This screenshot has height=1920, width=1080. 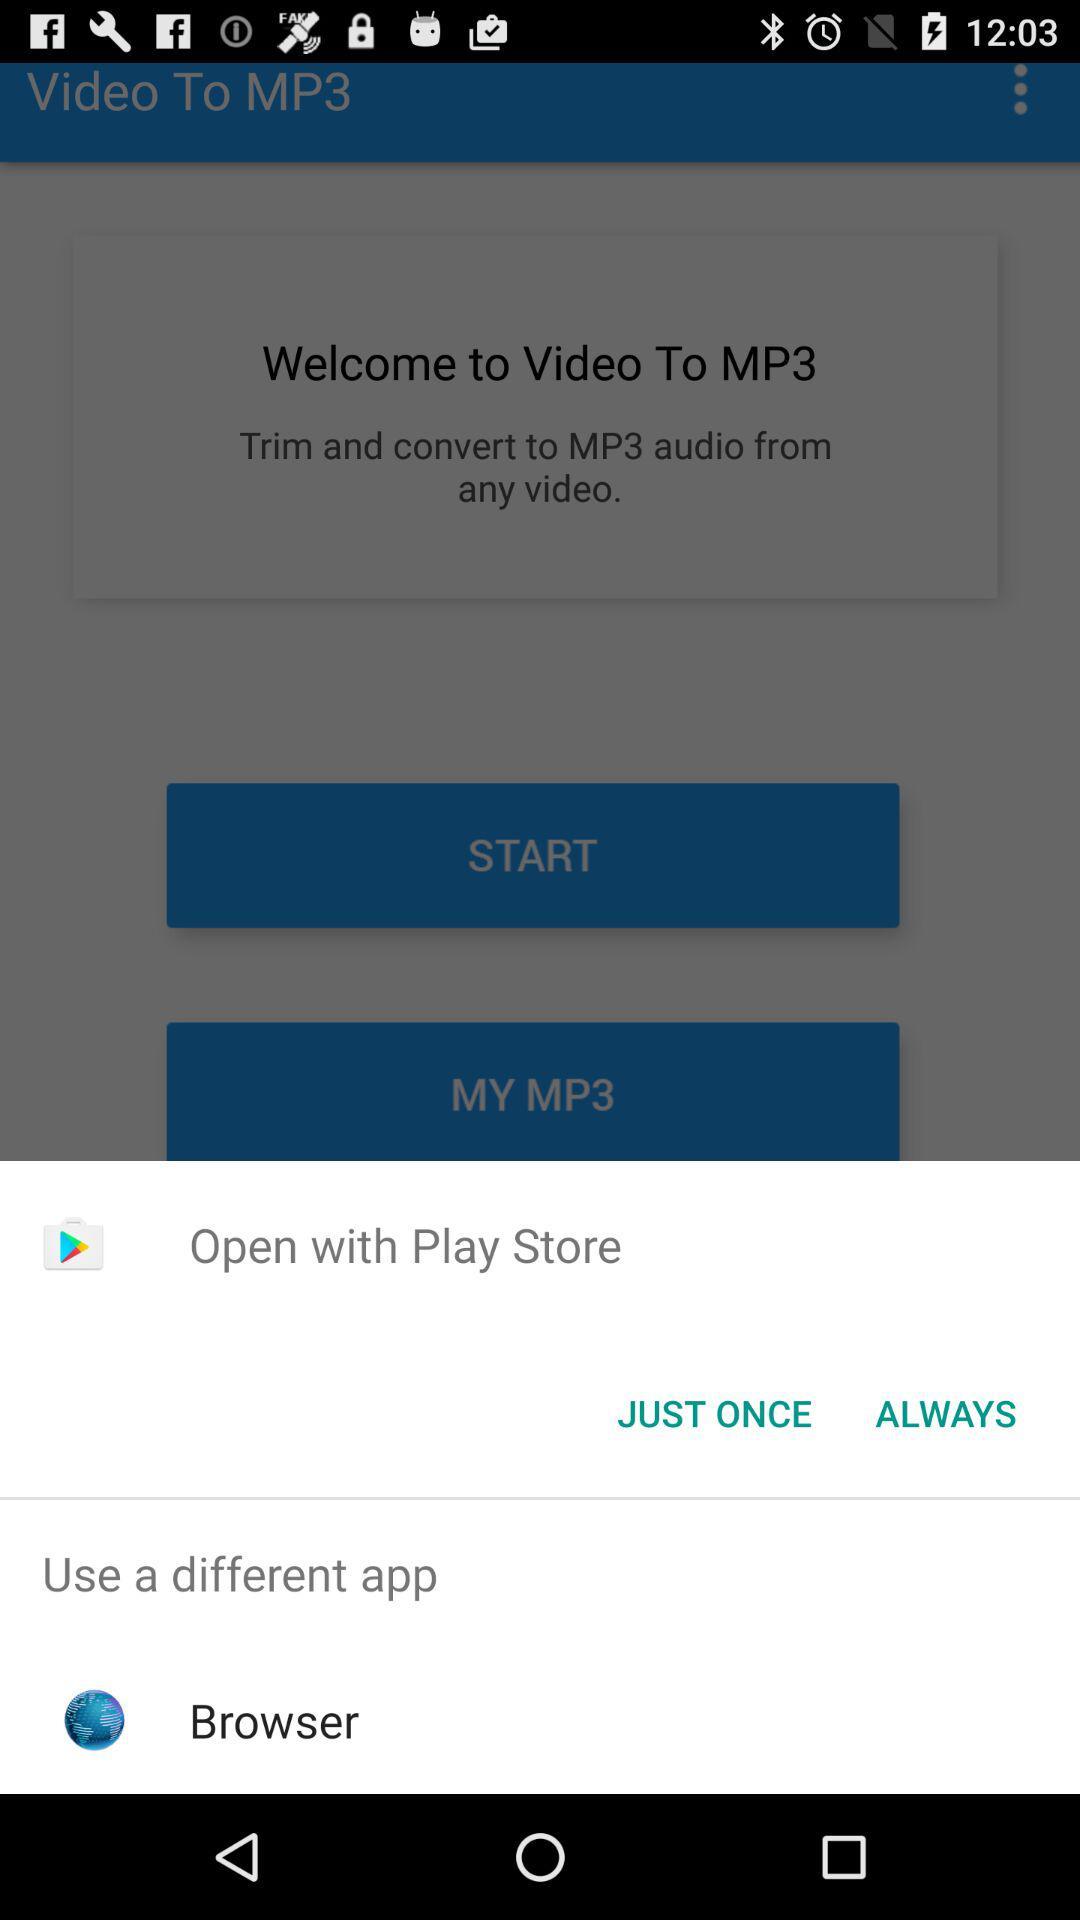 What do you see at coordinates (540, 1572) in the screenshot?
I see `the use a different` at bounding box center [540, 1572].